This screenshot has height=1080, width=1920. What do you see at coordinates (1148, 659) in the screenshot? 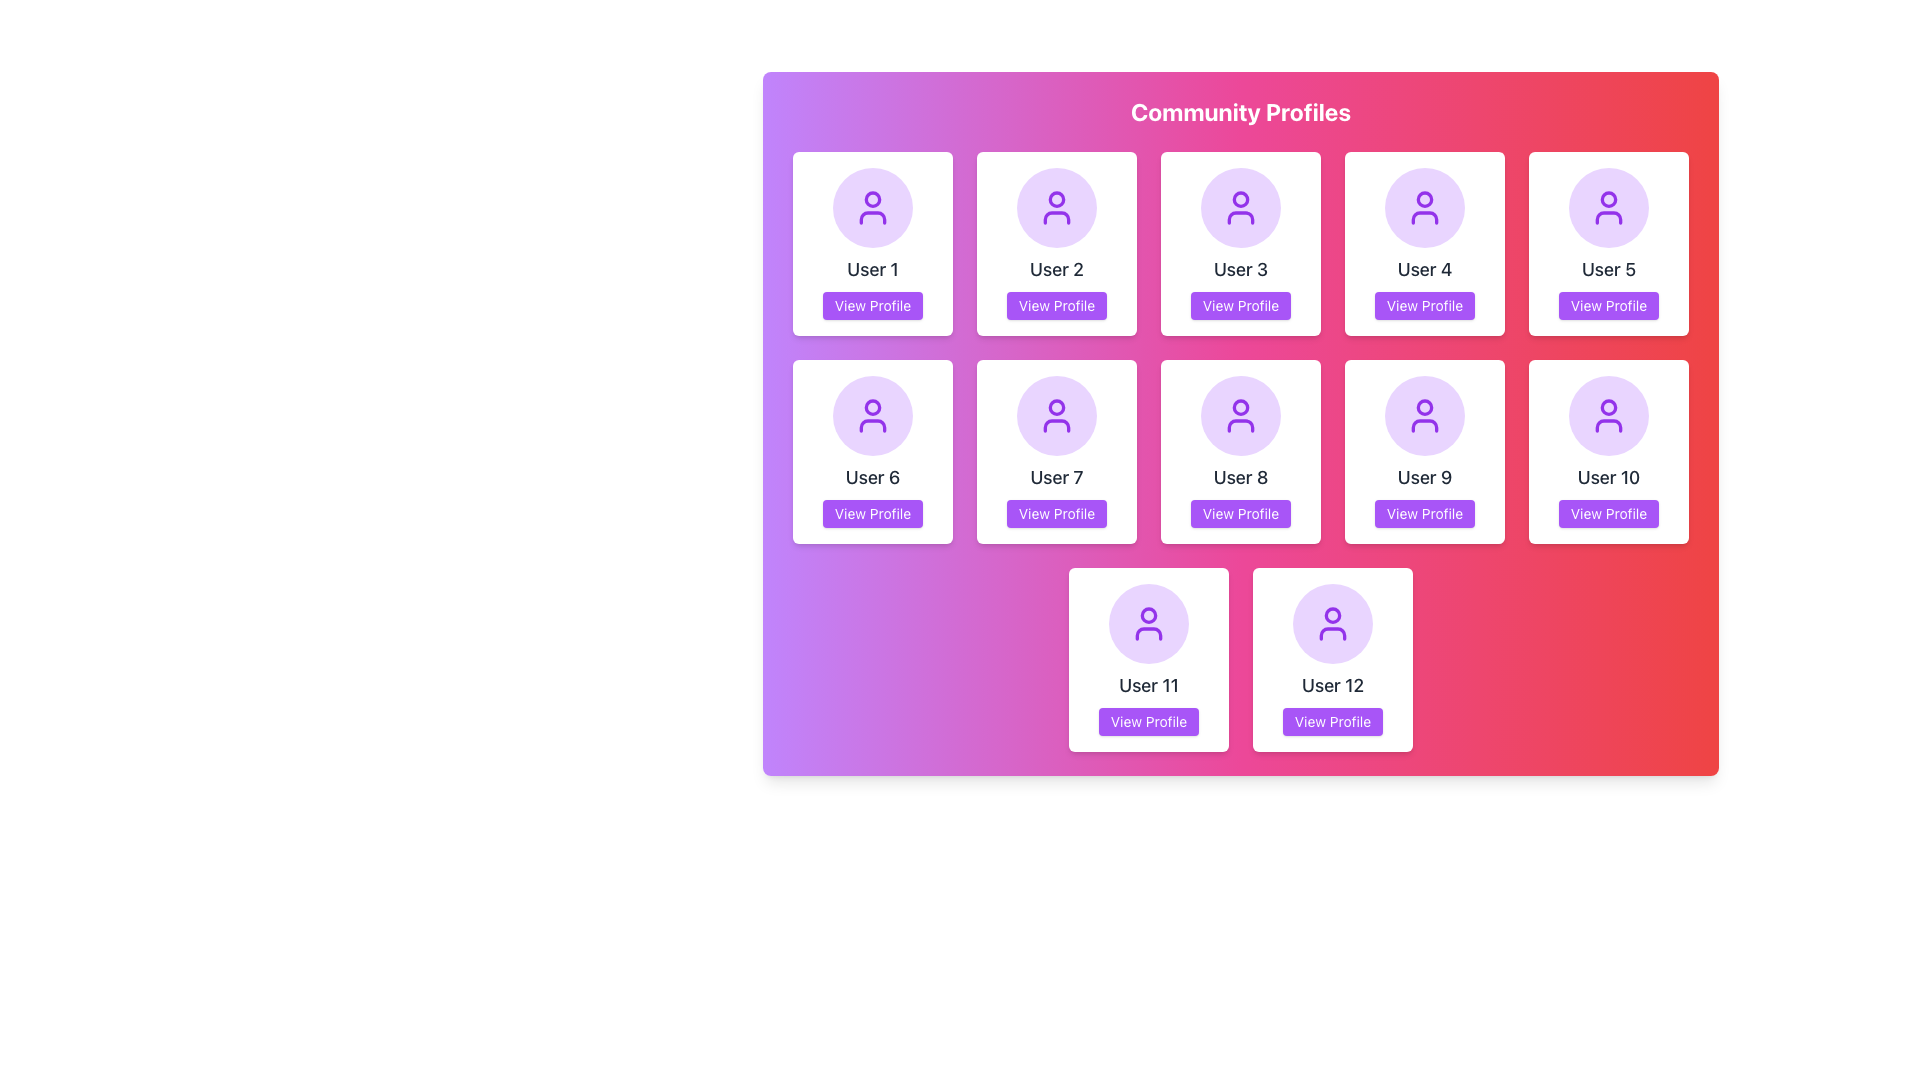
I see `the User Profile Card containing the 'User 11' label and 'View Profile' button` at bounding box center [1148, 659].